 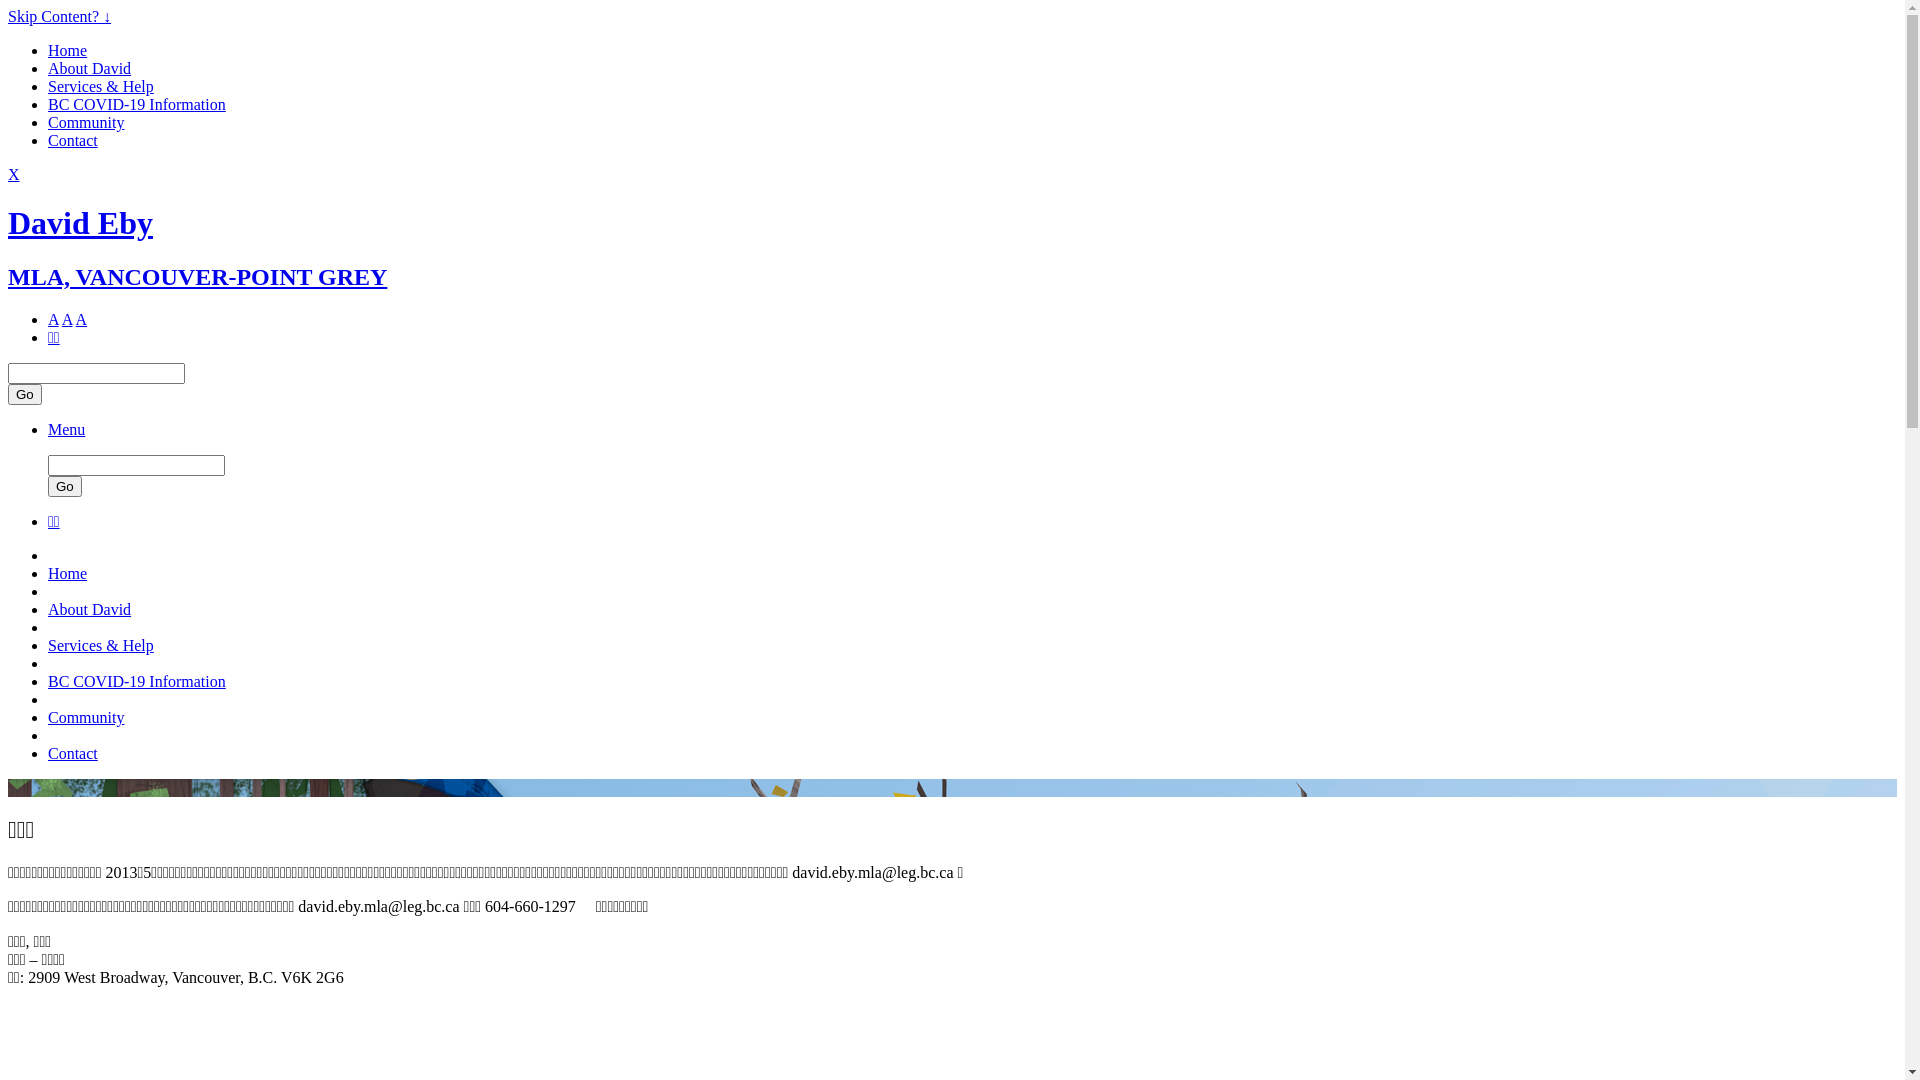 I want to click on 'MLA, VANCOUVER-POINT GREY', so click(x=197, y=277).